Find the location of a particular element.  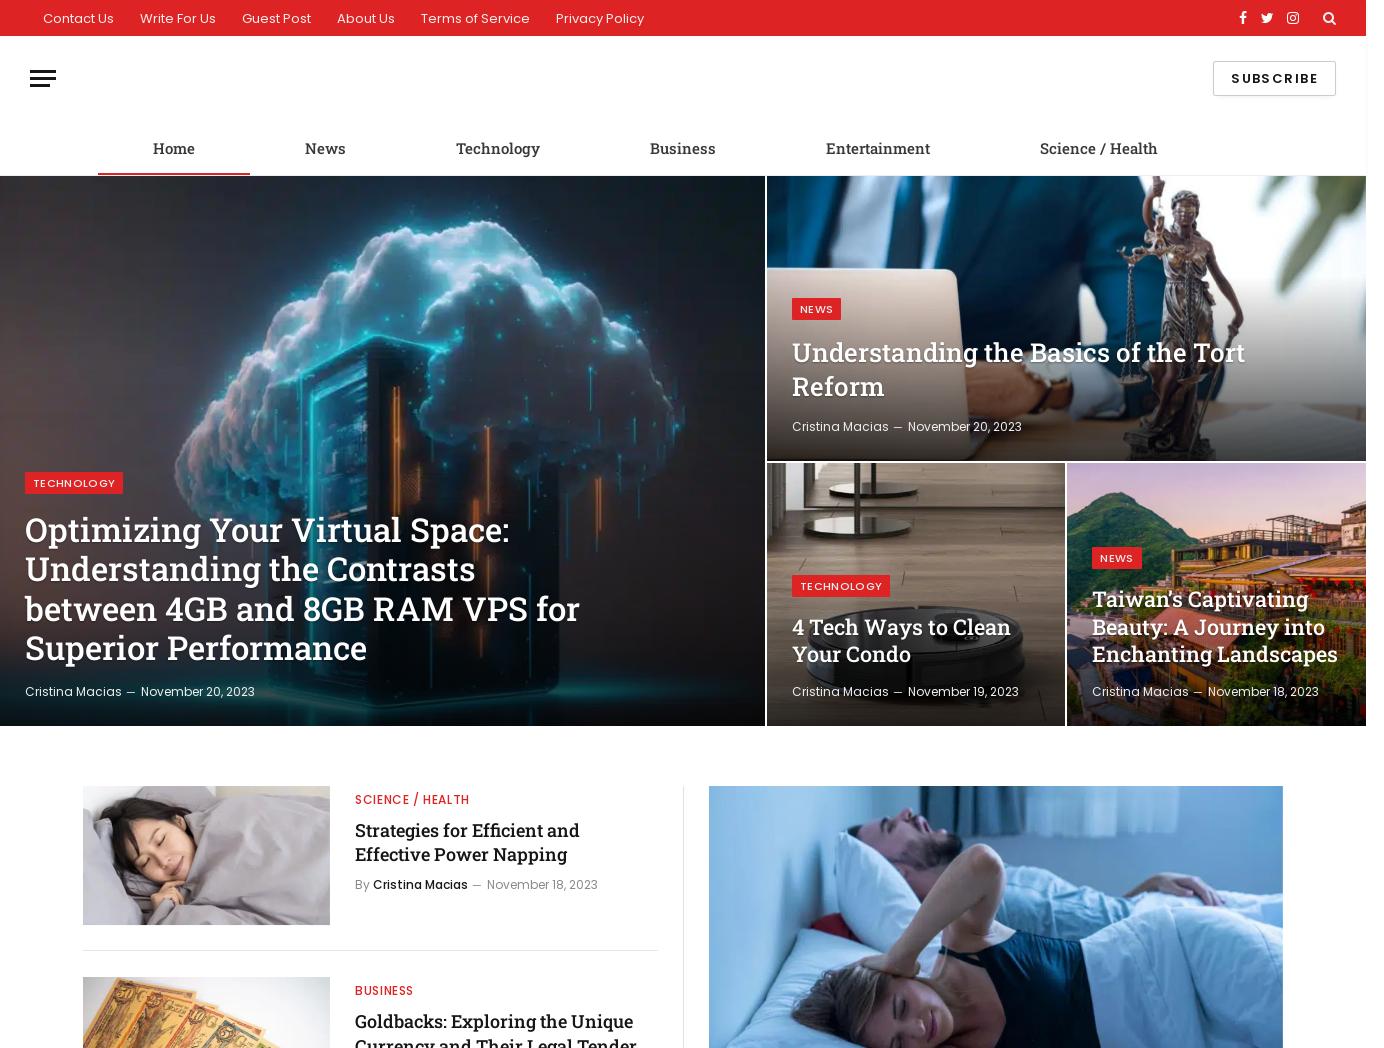

'Home' is located at coordinates (172, 147).